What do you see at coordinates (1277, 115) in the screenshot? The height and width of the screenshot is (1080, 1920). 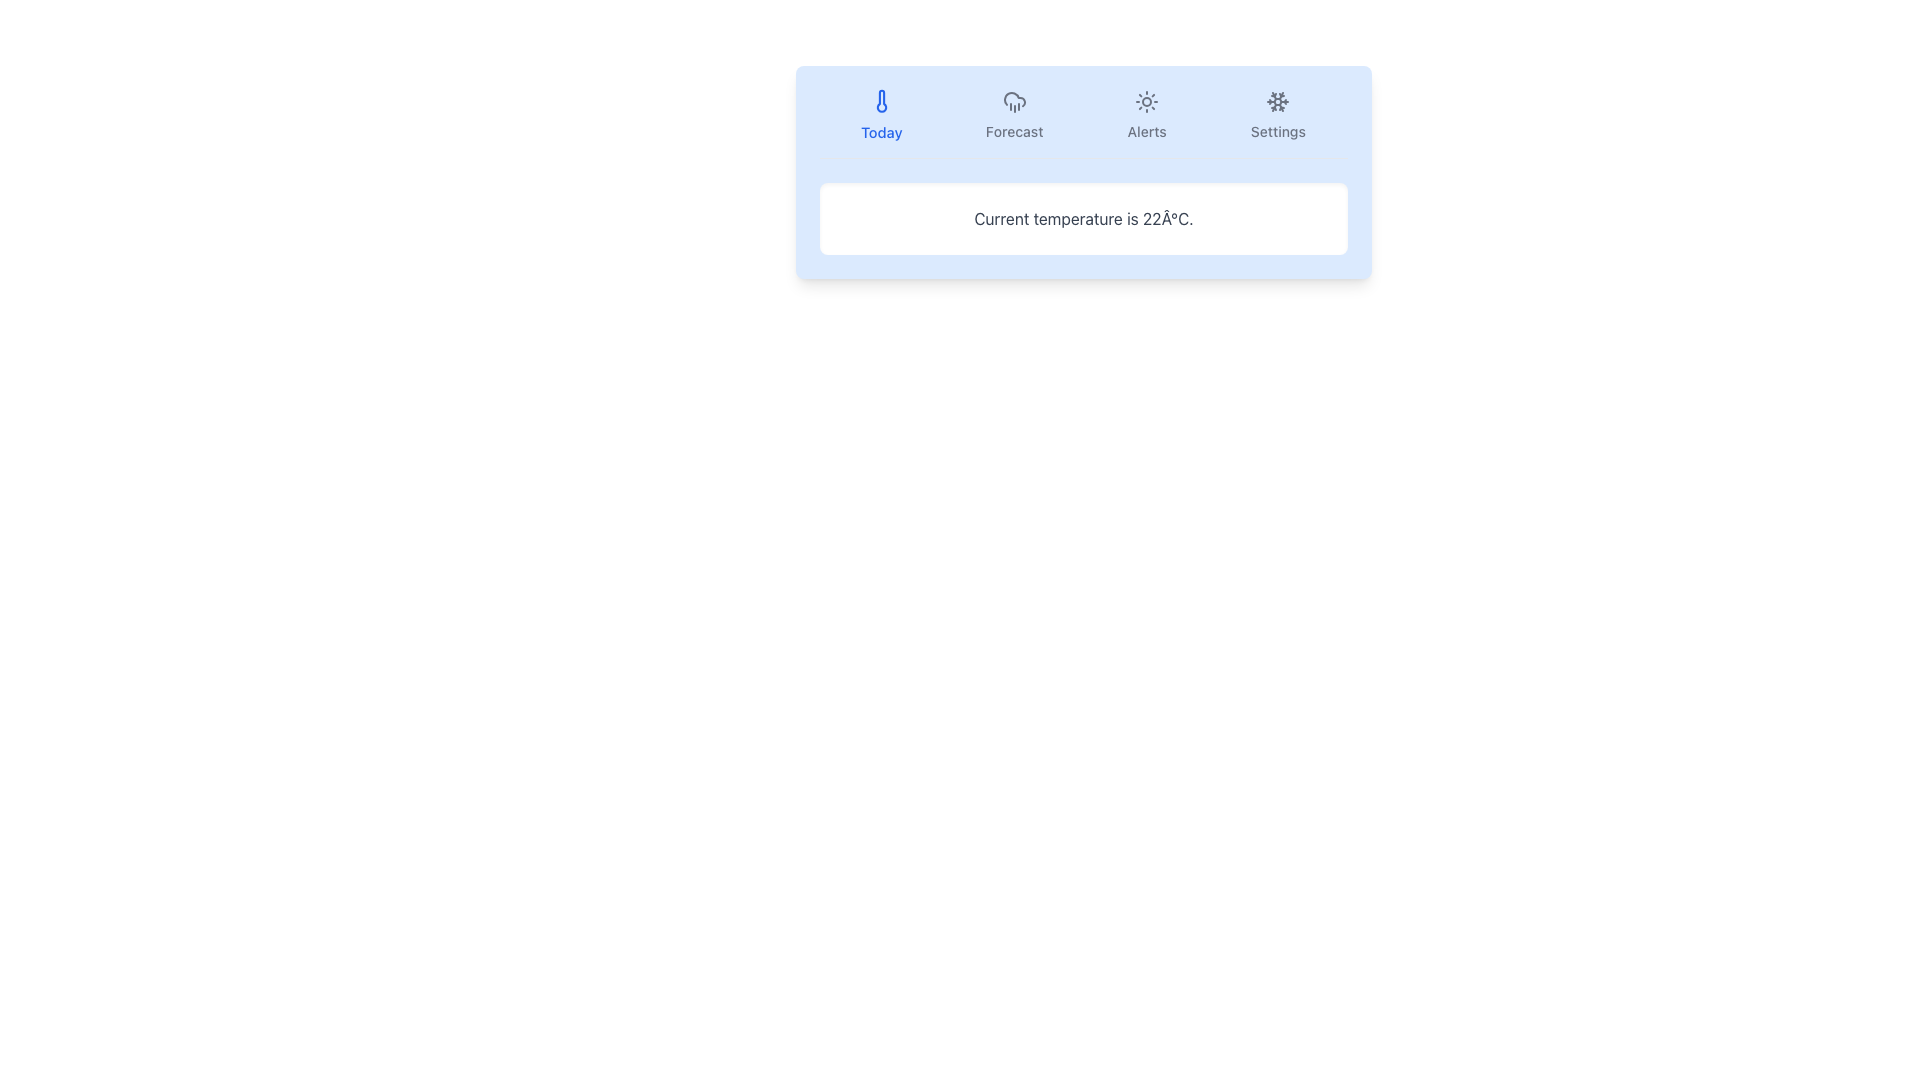 I see `the settings button located at the far right of the top bar` at bounding box center [1277, 115].